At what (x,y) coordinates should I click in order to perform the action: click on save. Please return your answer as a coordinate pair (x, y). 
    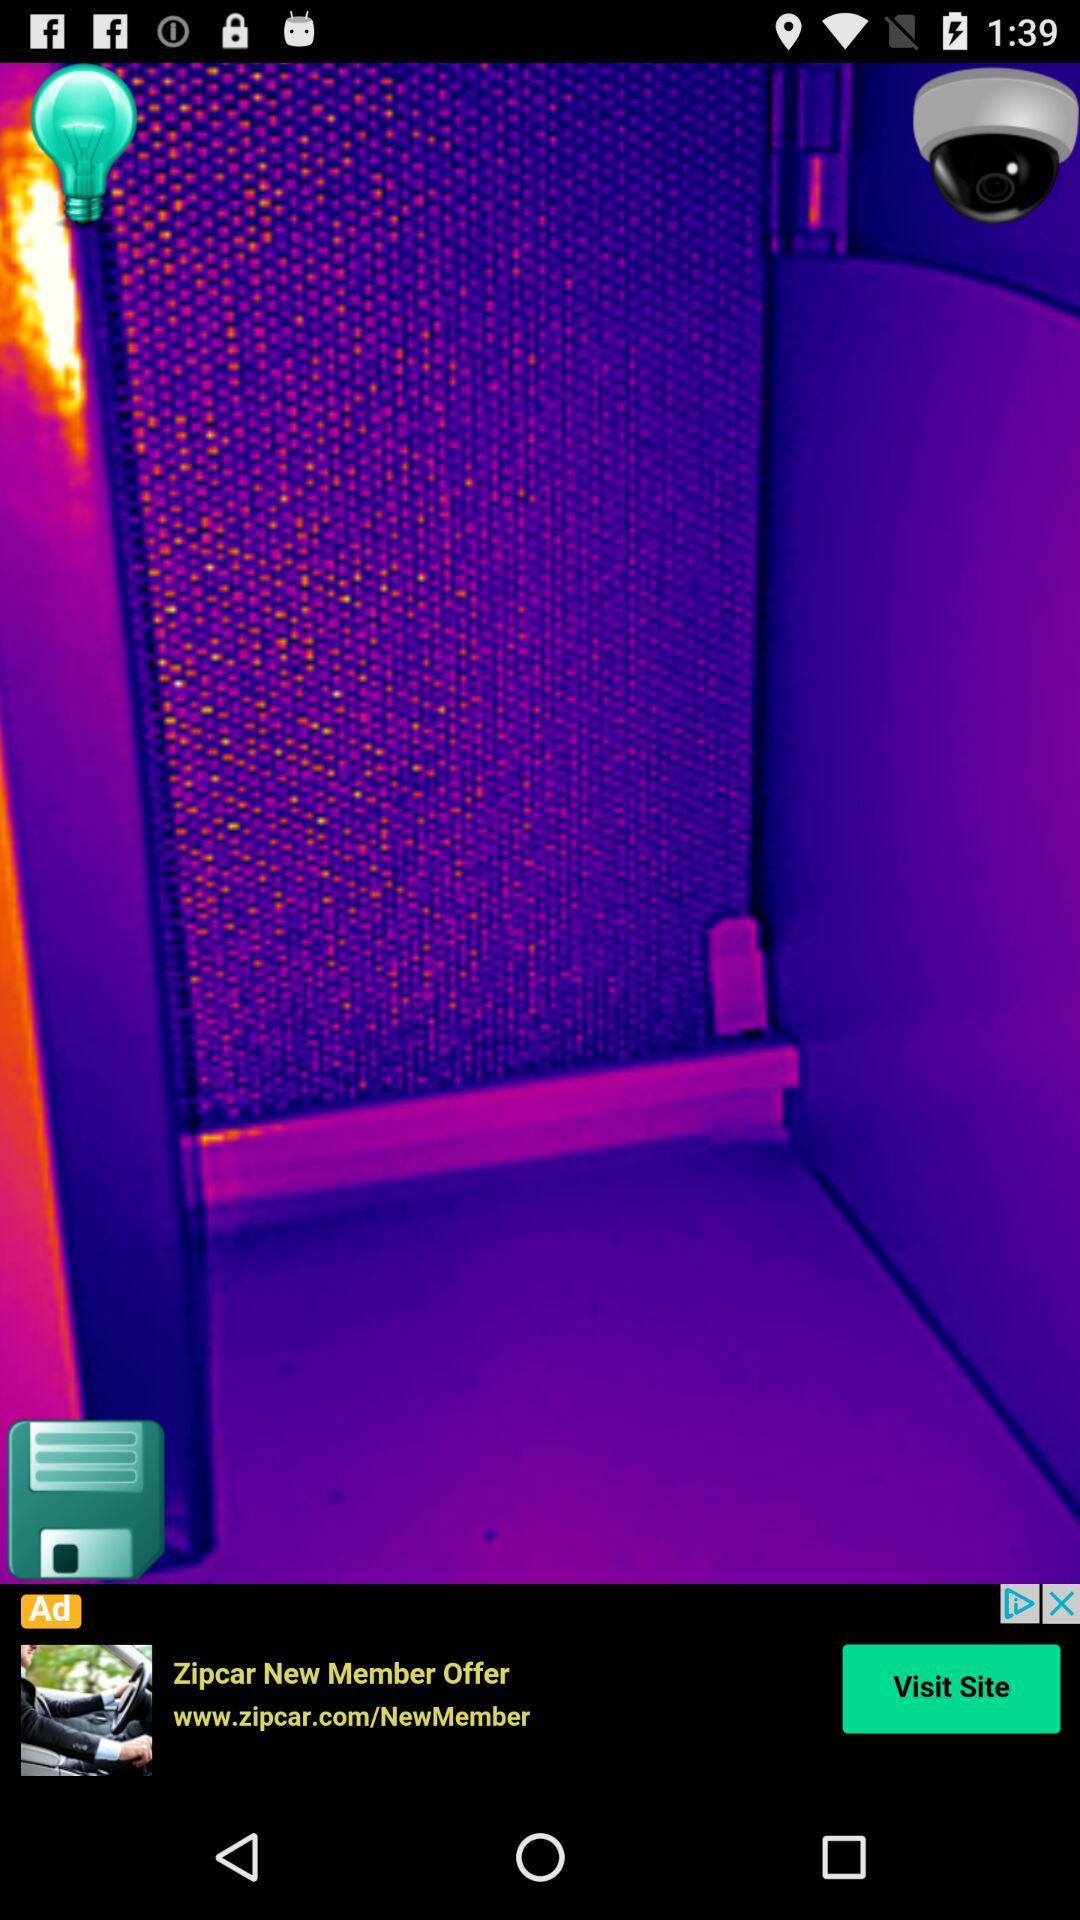
    Looking at the image, I should click on (83, 1499).